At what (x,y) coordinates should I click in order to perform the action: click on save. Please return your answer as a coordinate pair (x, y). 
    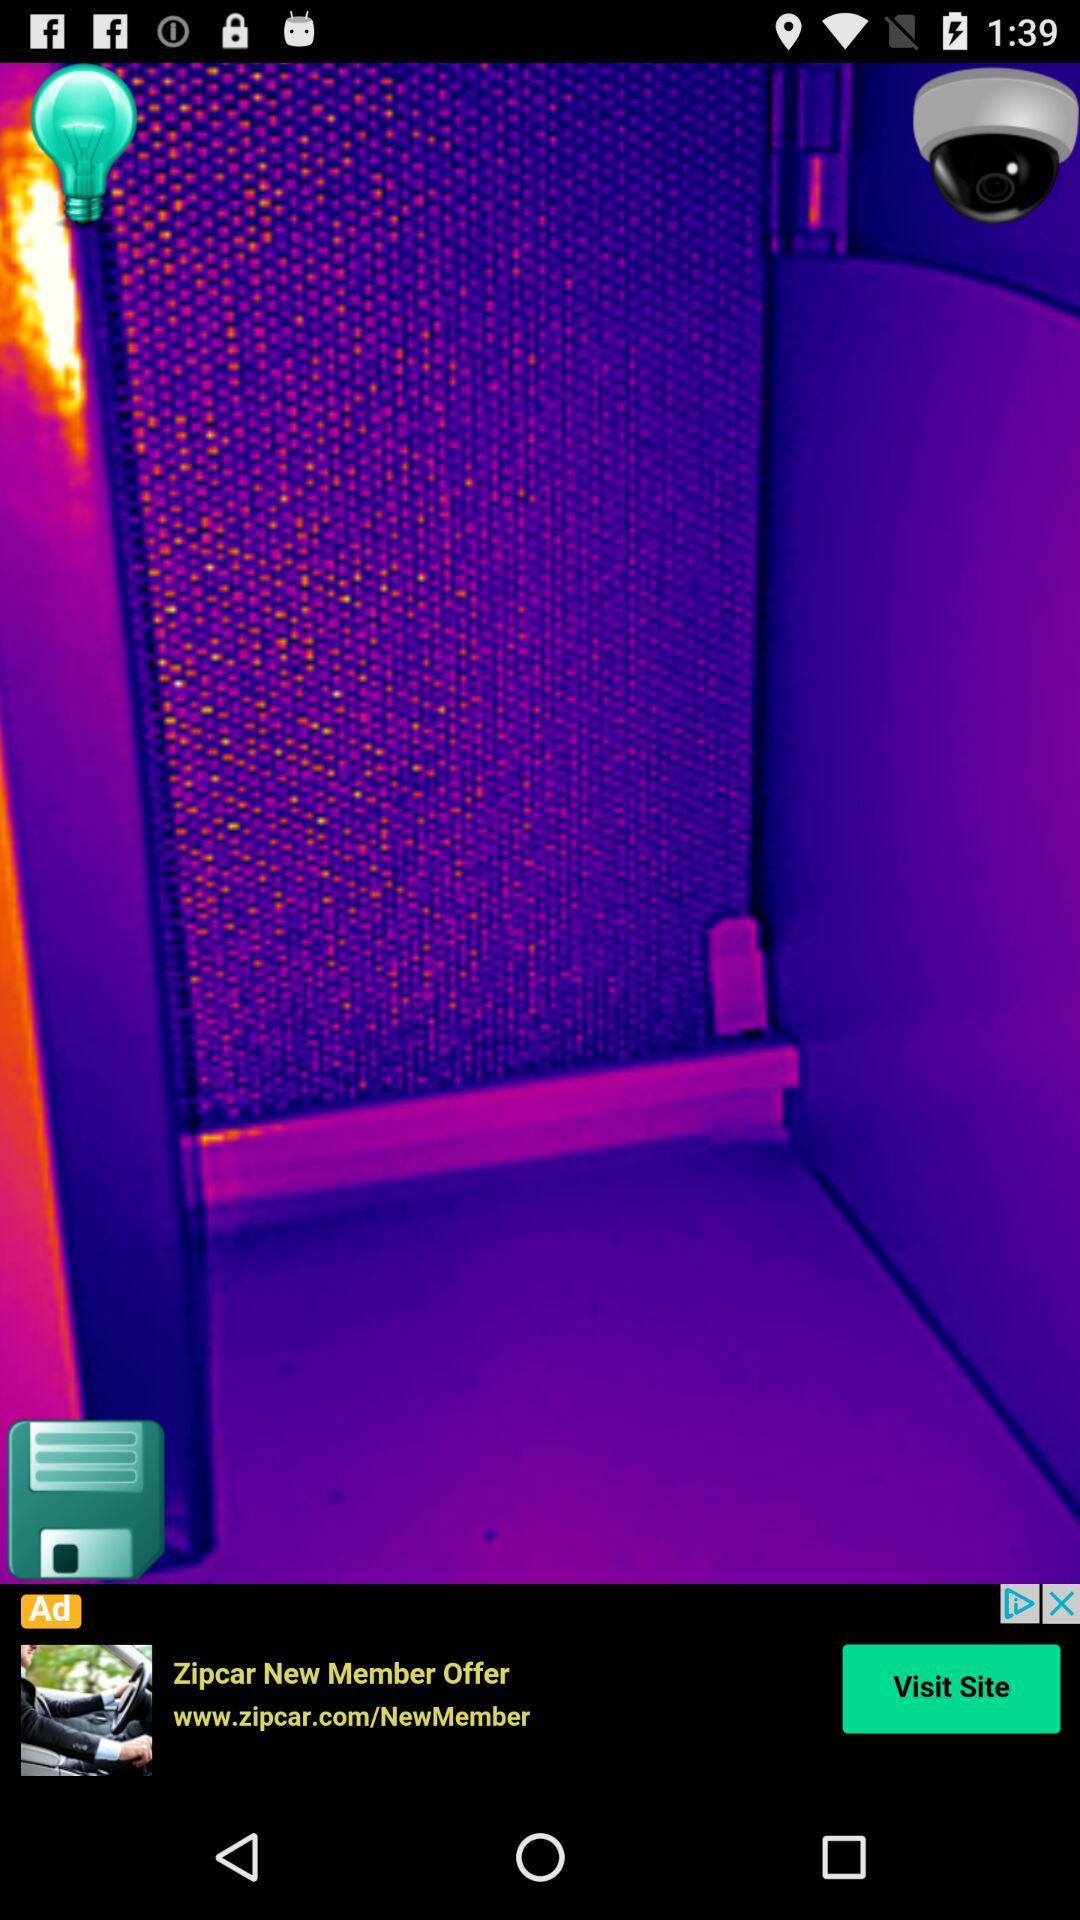
    Looking at the image, I should click on (83, 1499).